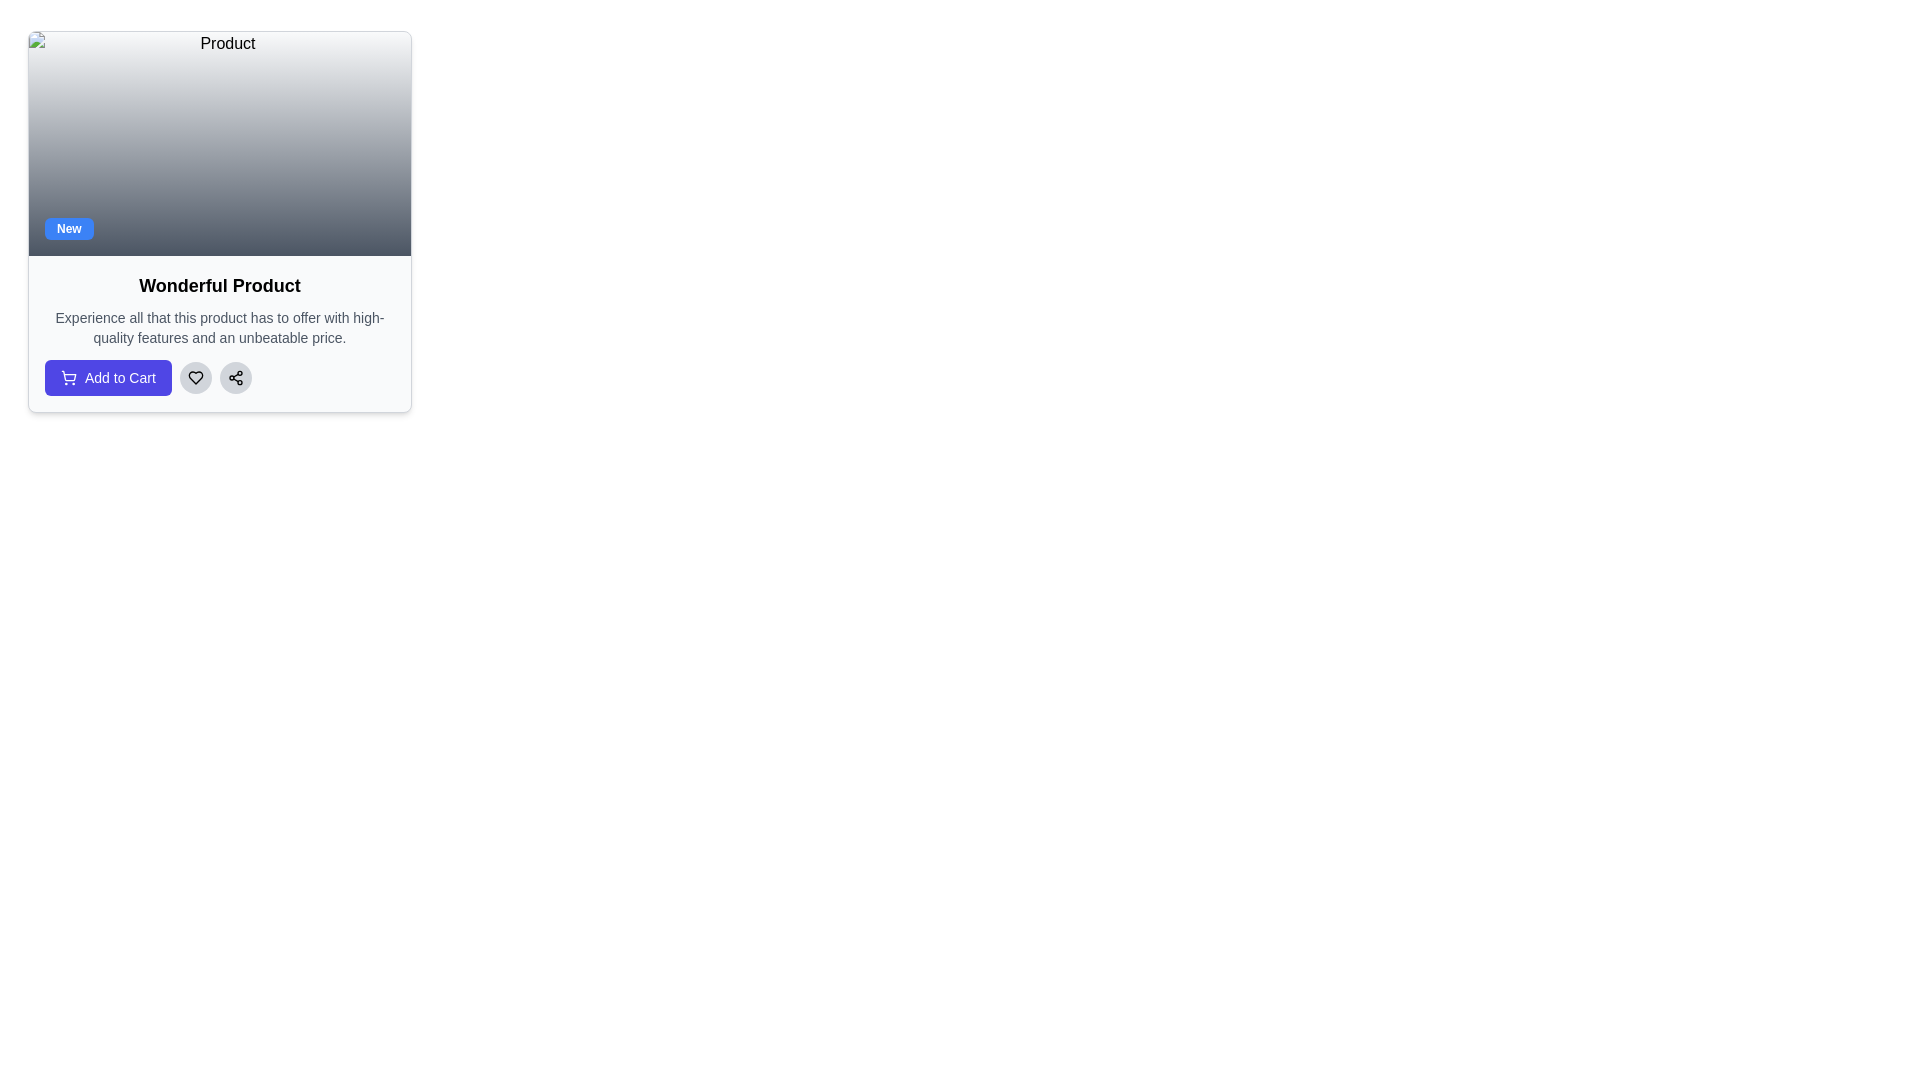  What do you see at coordinates (195, 378) in the screenshot?
I see `the circular button with a light gray background and a black heart icon to like the item, positioned between the 'Add to Cart' button and the share button` at bounding box center [195, 378].